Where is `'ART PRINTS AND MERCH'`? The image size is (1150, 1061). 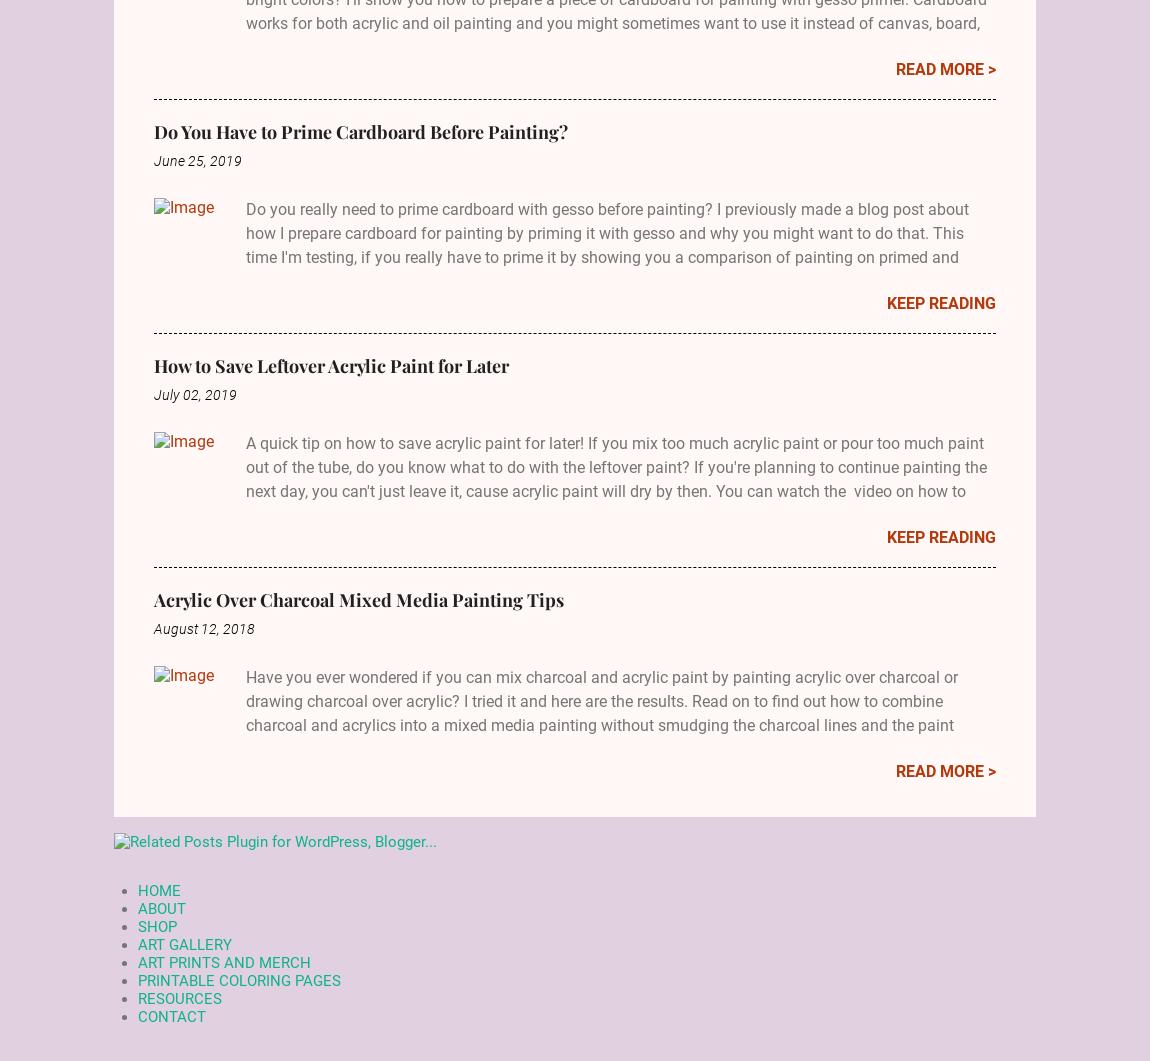
'ART PRINTS AND MERCH' is located at coordinates (223, 961).